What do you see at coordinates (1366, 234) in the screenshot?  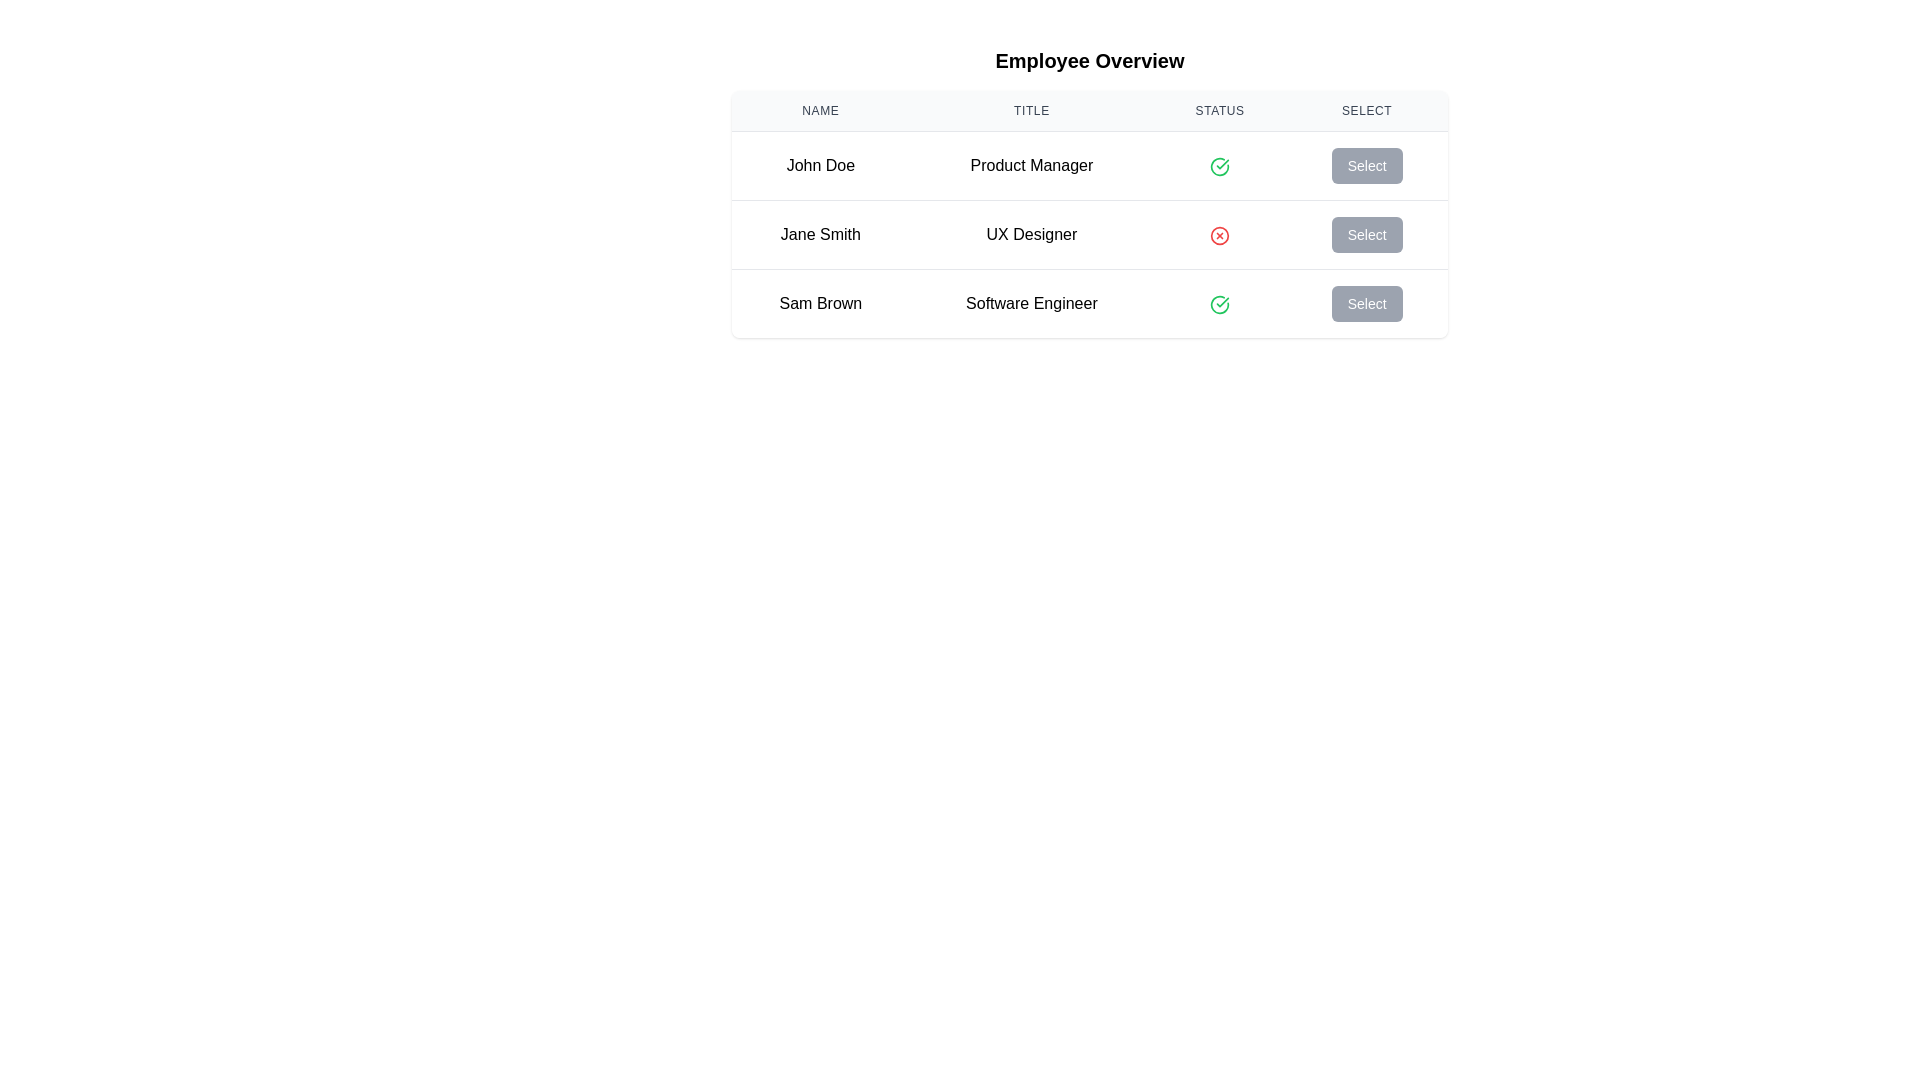 I see `the 'Select' button for the 'Jane Smith' entry, which is a gray rectangular button with rounded corners containing white lettering` at bounding box center [1366, 234].